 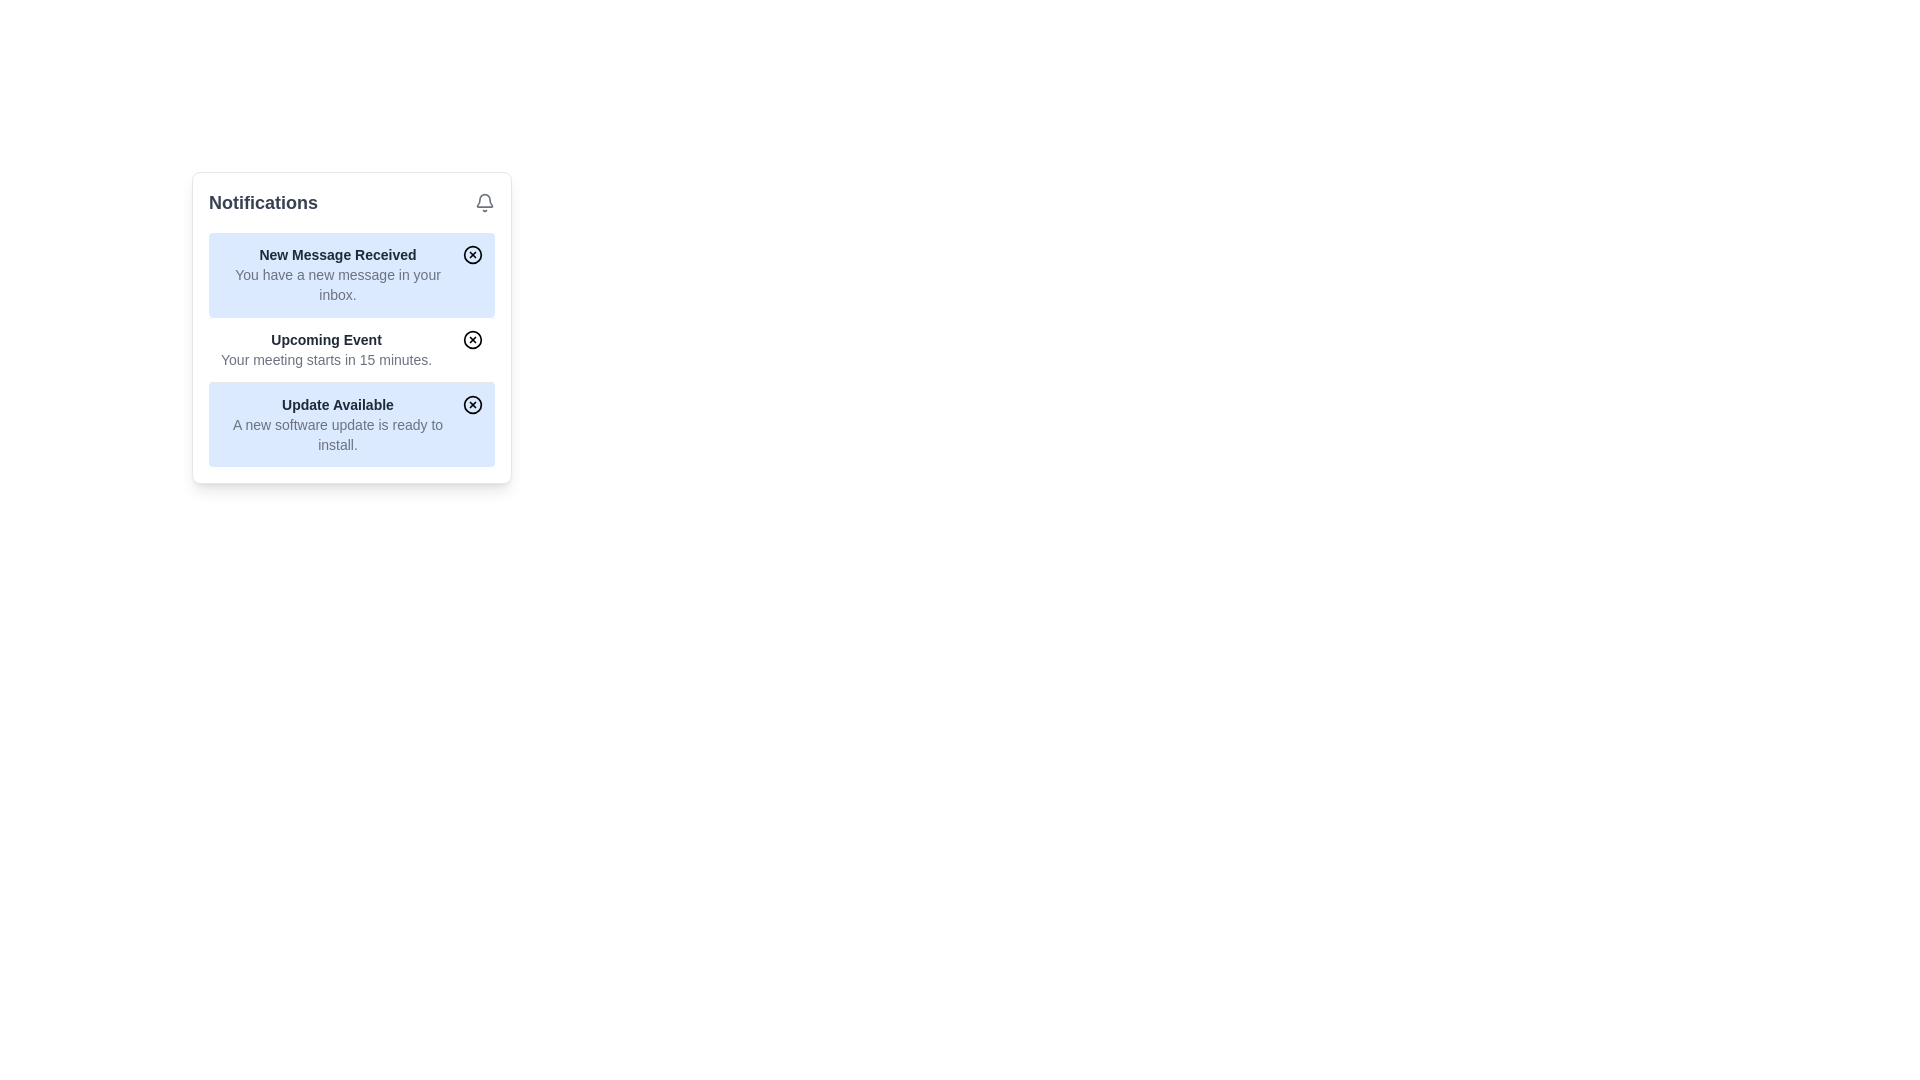 I want to click on the Text block that provides additional context regarding the update available notification, located underneath the heading 'Update Available' within the notification group, so click(x=337, y=434).